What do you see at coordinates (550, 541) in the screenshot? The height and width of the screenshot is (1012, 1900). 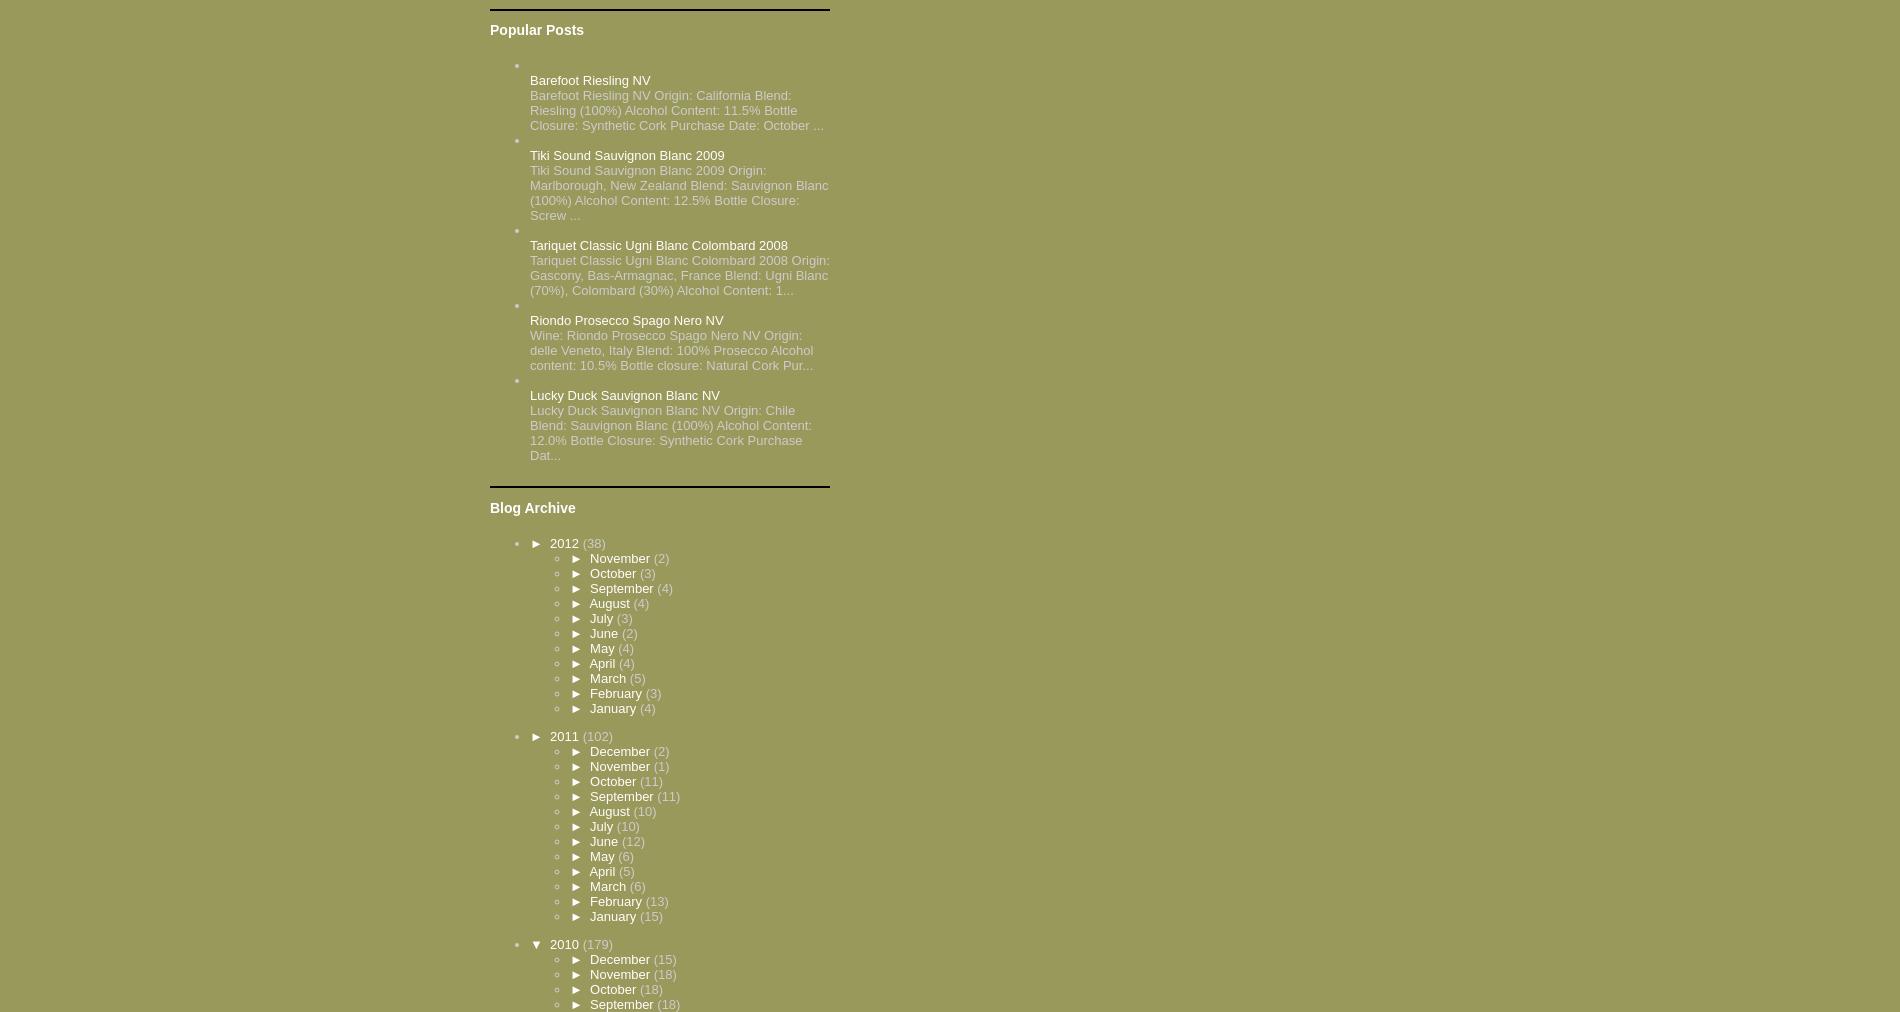 I see `'2012'` at bounding box center [550, 541].